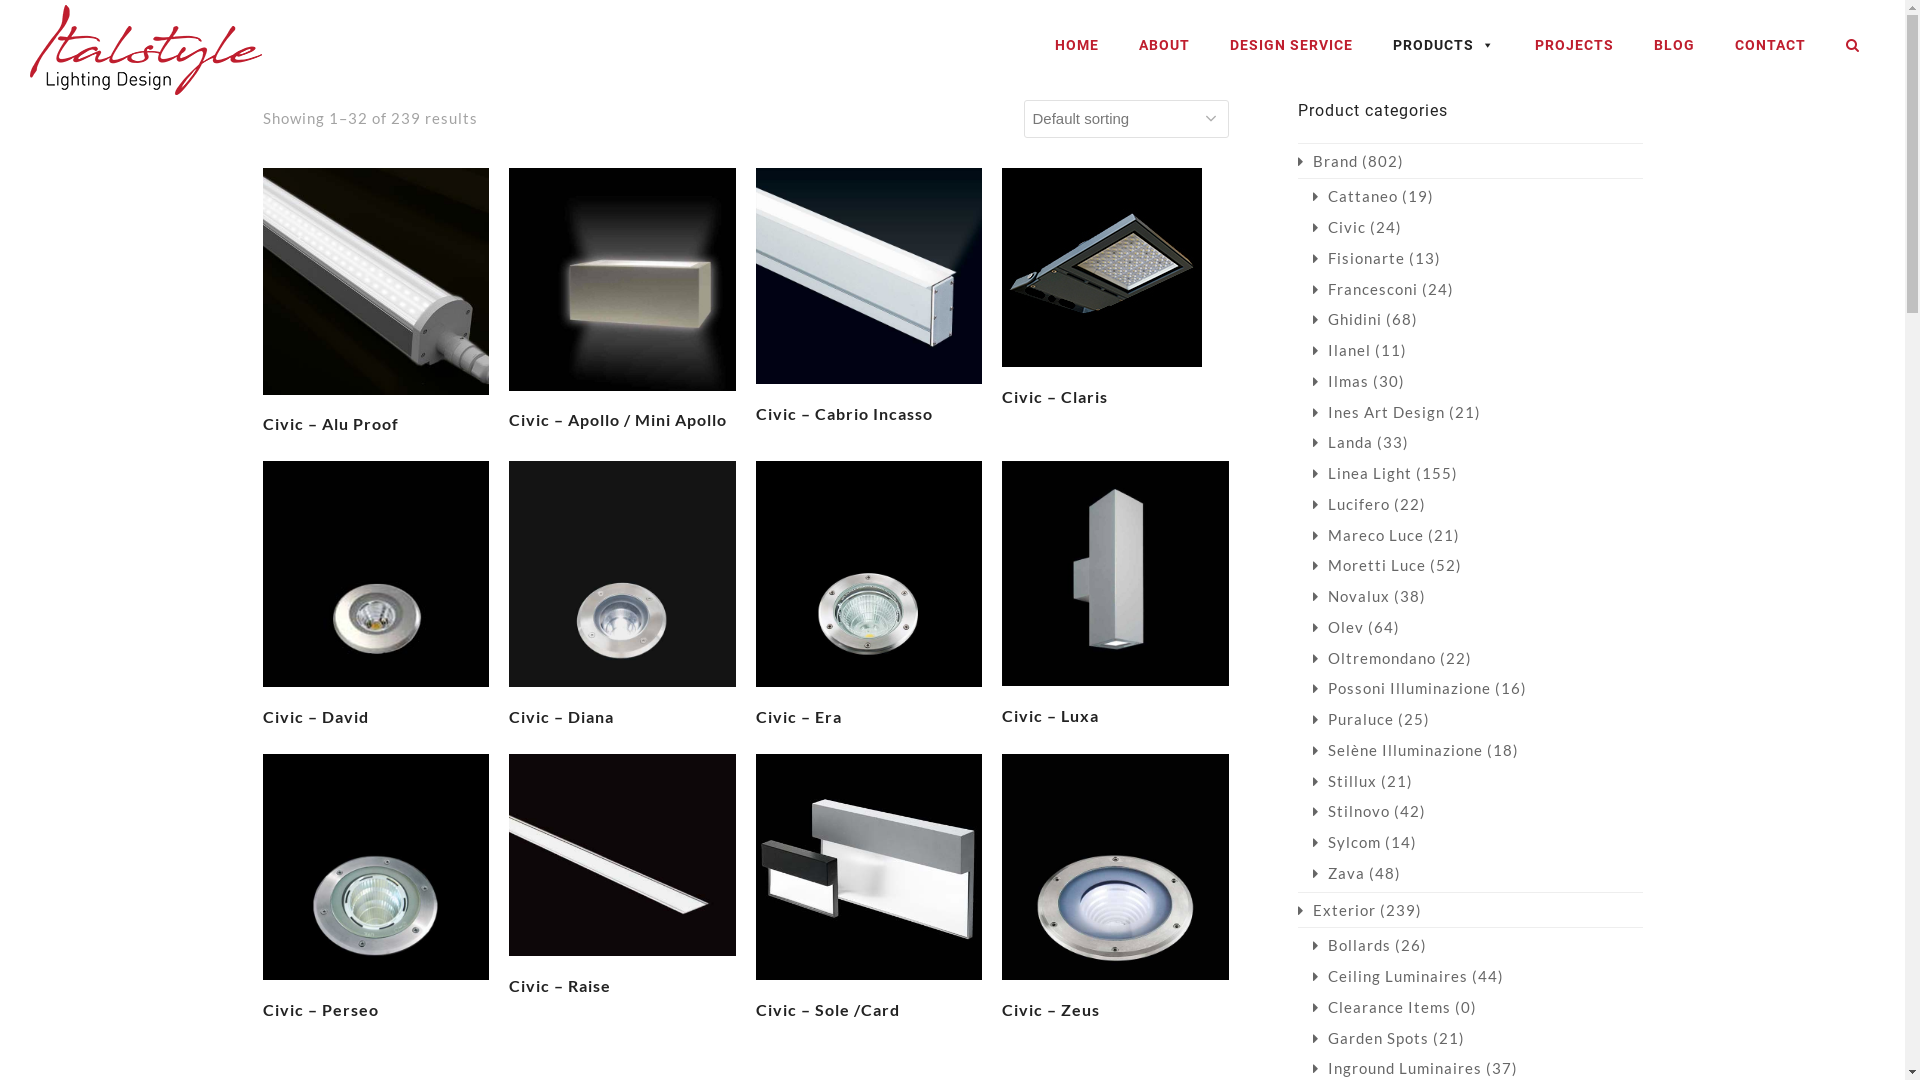 The height and width of the screenshot is (1080, 1920). I want to click on 'Olev', so click(1337, 626).